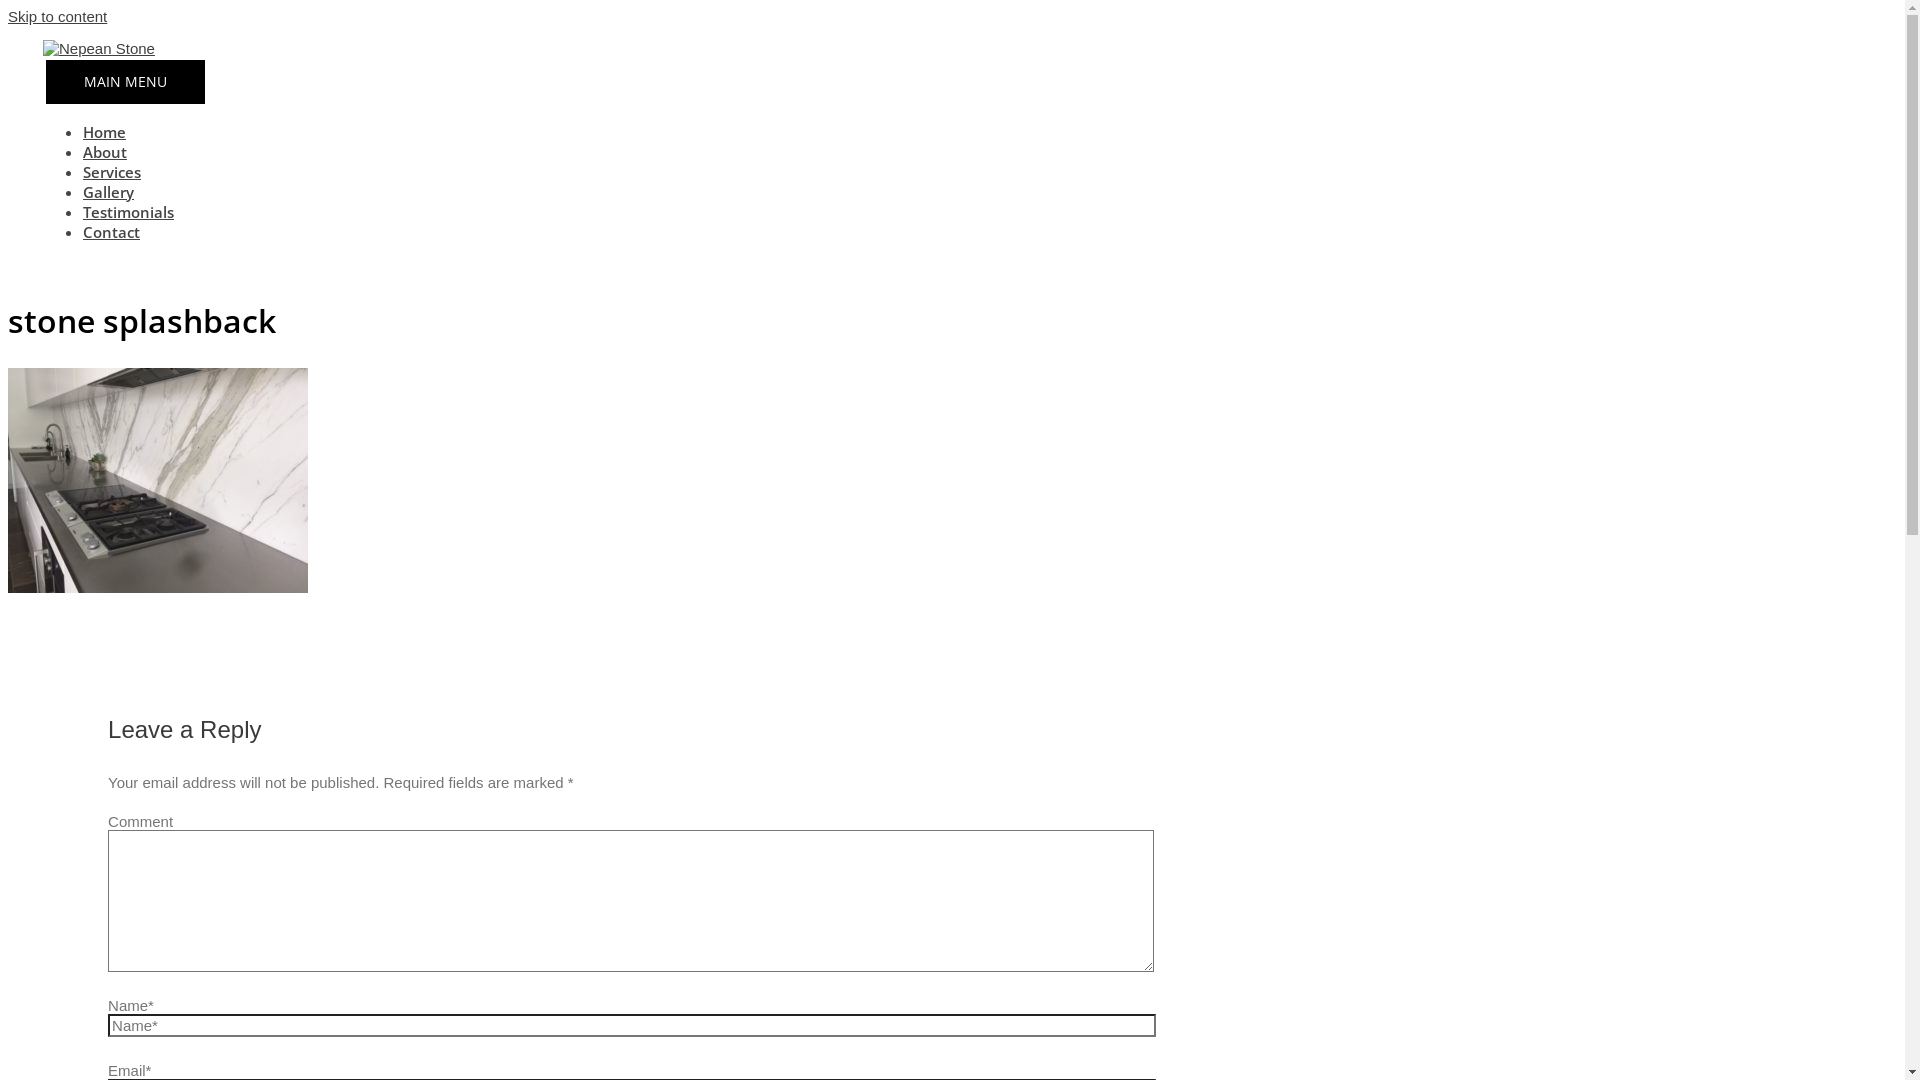 This screenshot has width=1920, height=1080. Describe the element at coordinates (81, 171) in the screenshot. I see `'Services'` at that location.